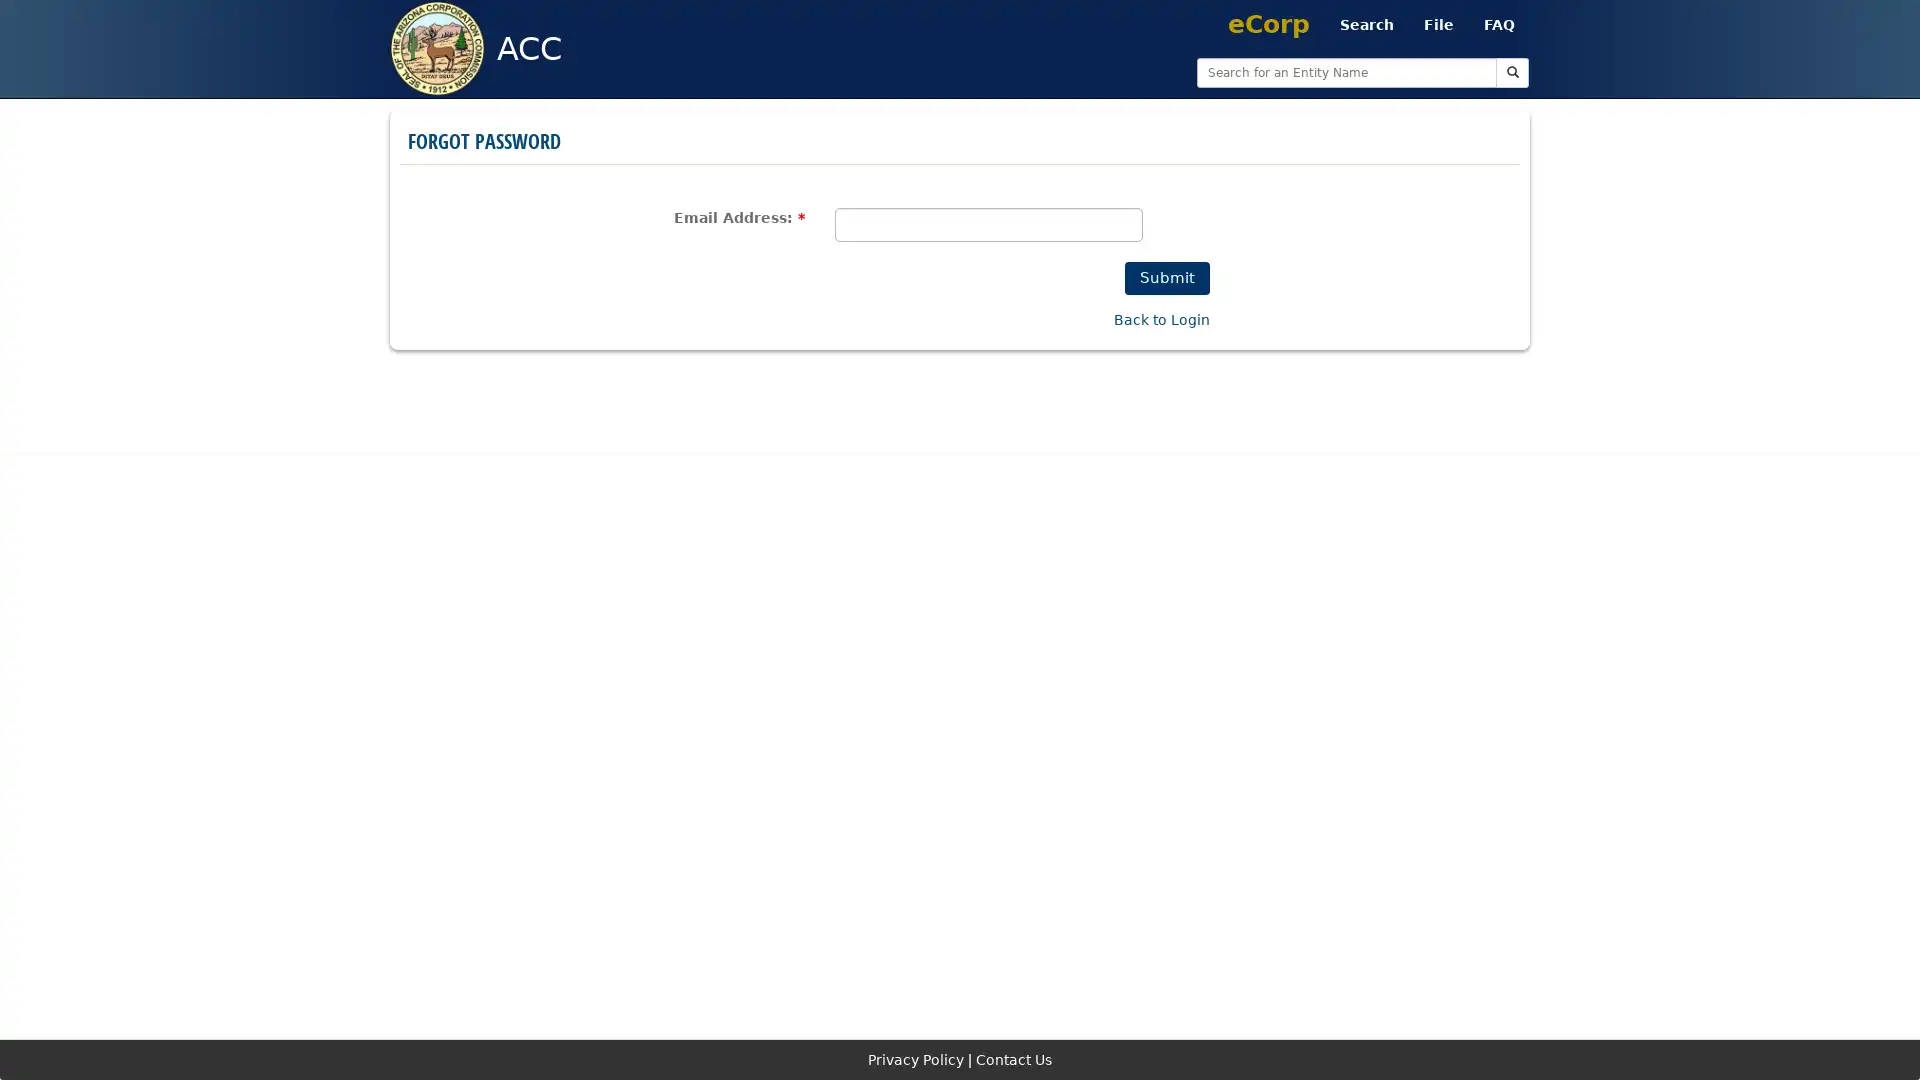 The image size is (1920, 1080). What do you see at coordinates (1167, 277) in the screenshot?
I see `Submit` at bounding box center [1167, 277].